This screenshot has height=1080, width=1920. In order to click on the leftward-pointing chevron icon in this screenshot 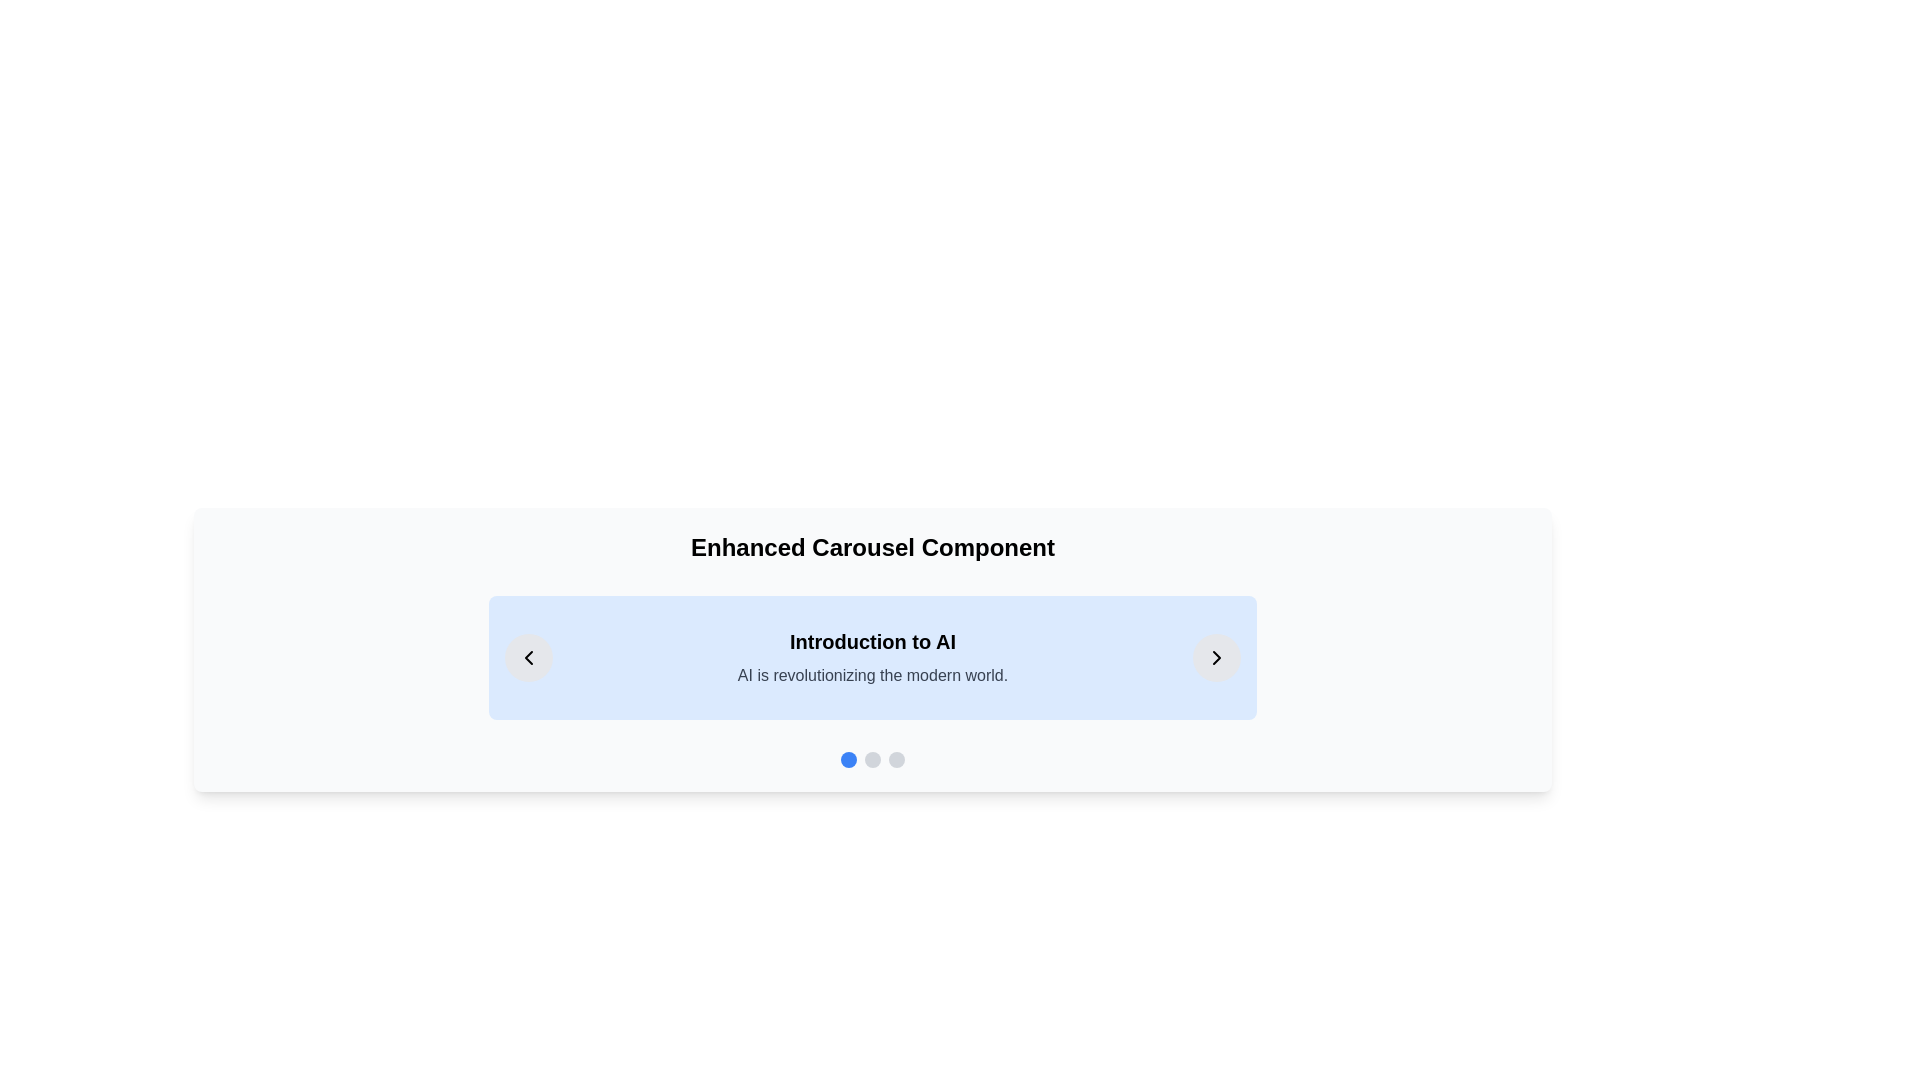, I will do `click(528, 658)`.